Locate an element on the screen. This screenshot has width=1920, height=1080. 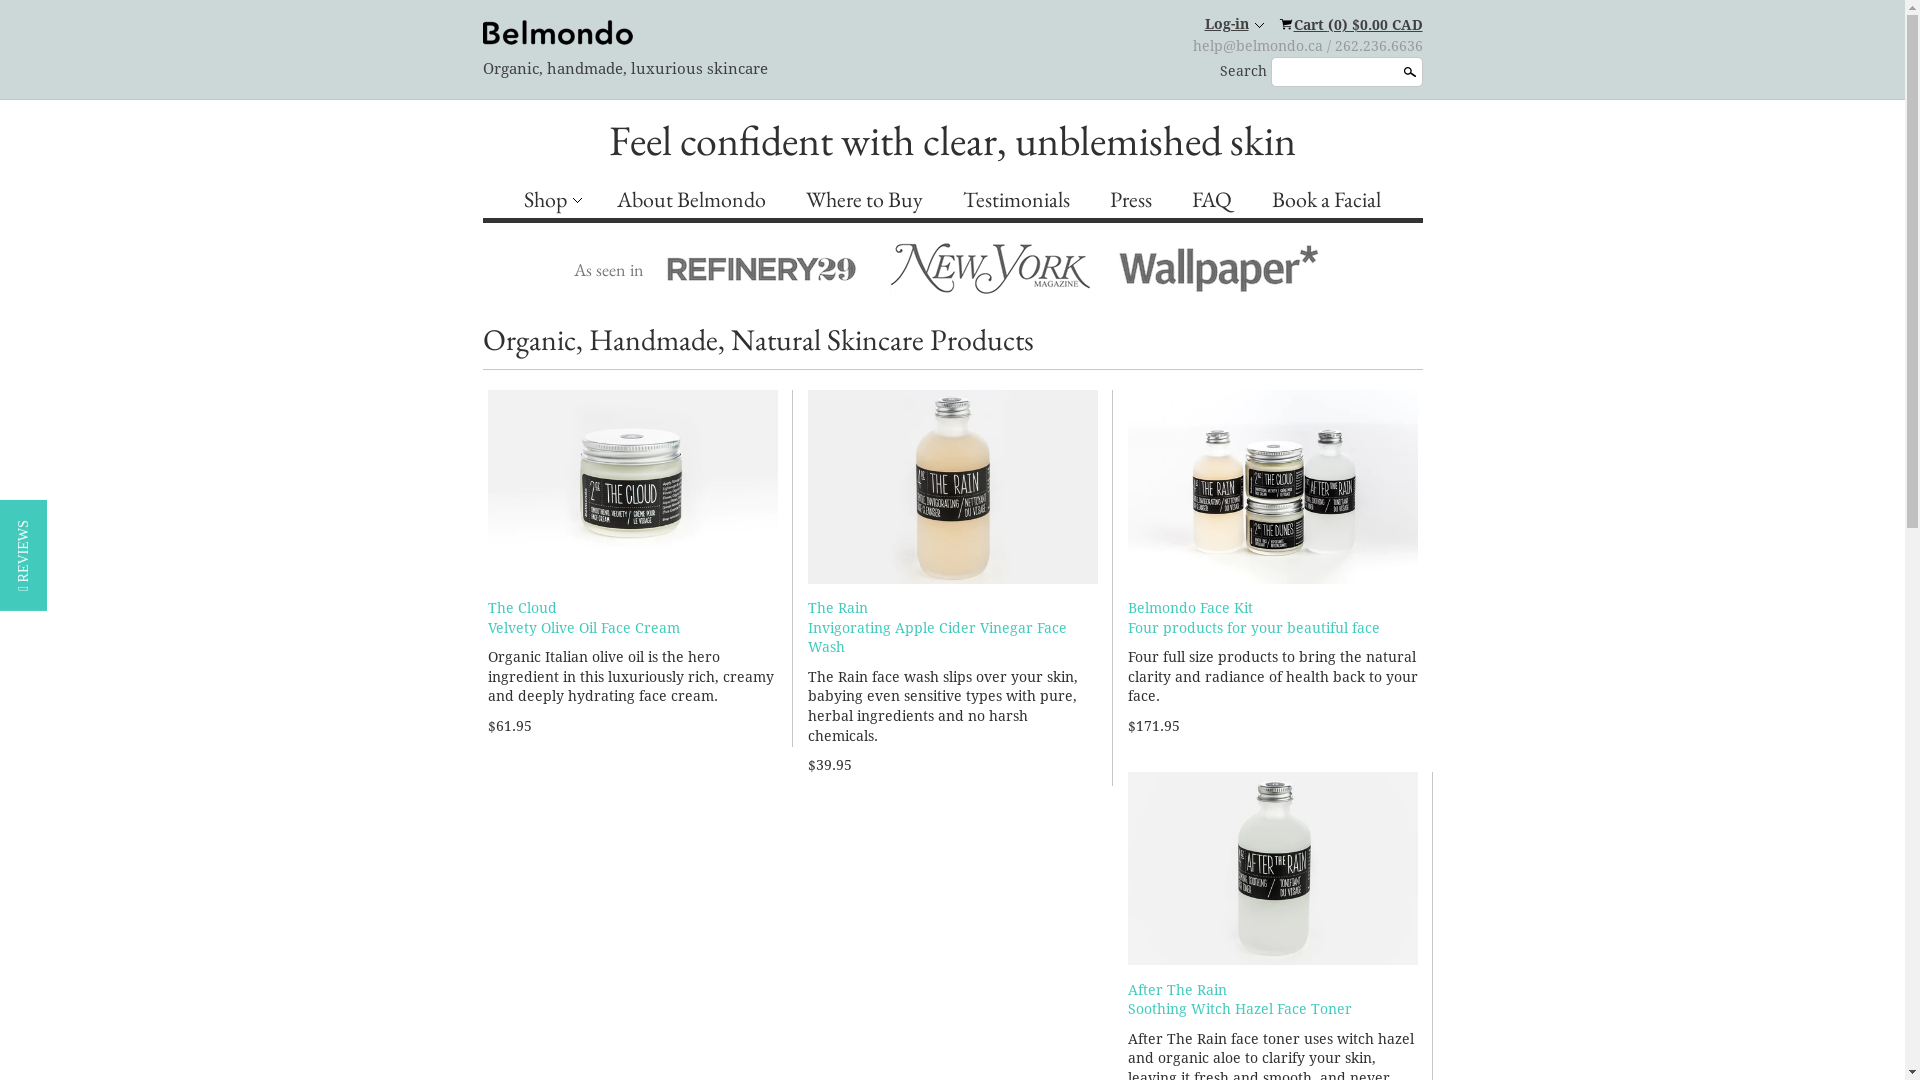
'Belmondo Face Kit' is located at coordinates (1190, 607).